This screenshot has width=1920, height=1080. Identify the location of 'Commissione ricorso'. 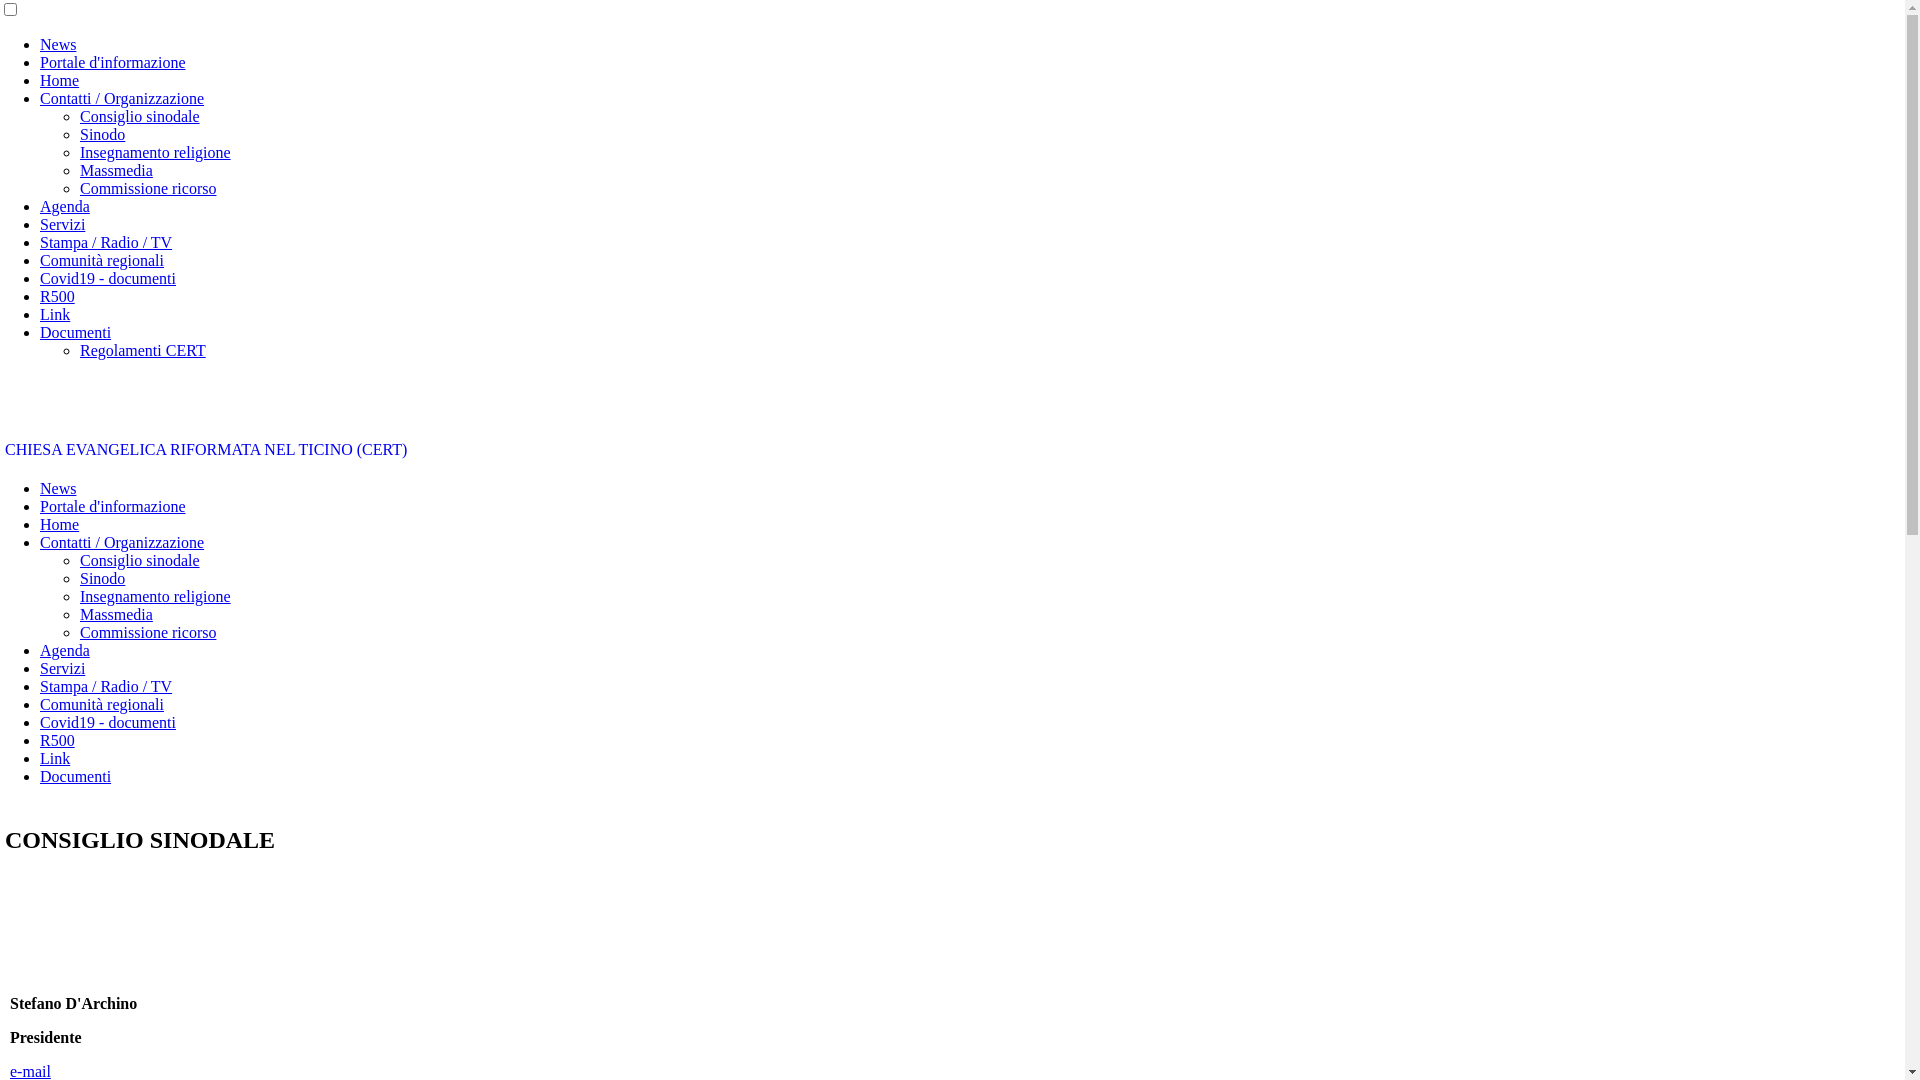
(147, 188).